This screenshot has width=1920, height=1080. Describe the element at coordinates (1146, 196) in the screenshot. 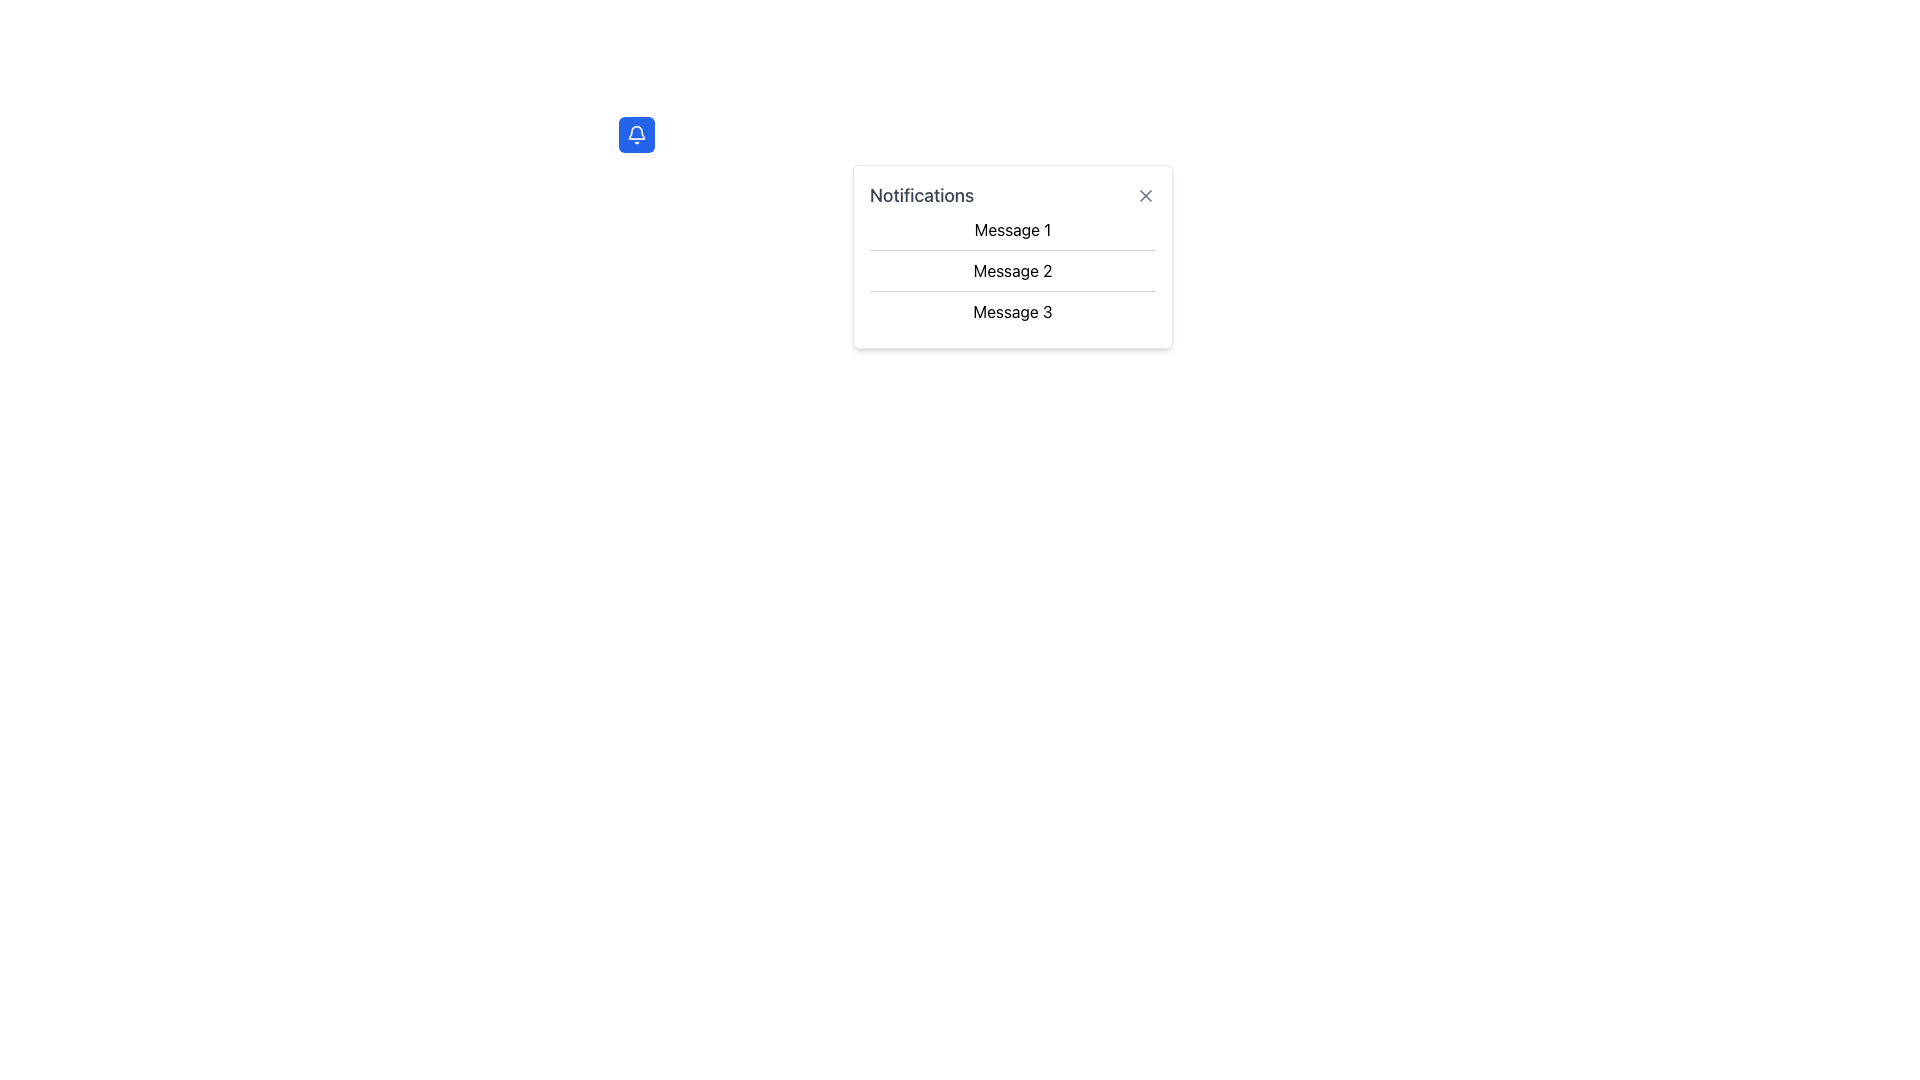

I see `the close button located at the top-right corner of the notification box` at that location.